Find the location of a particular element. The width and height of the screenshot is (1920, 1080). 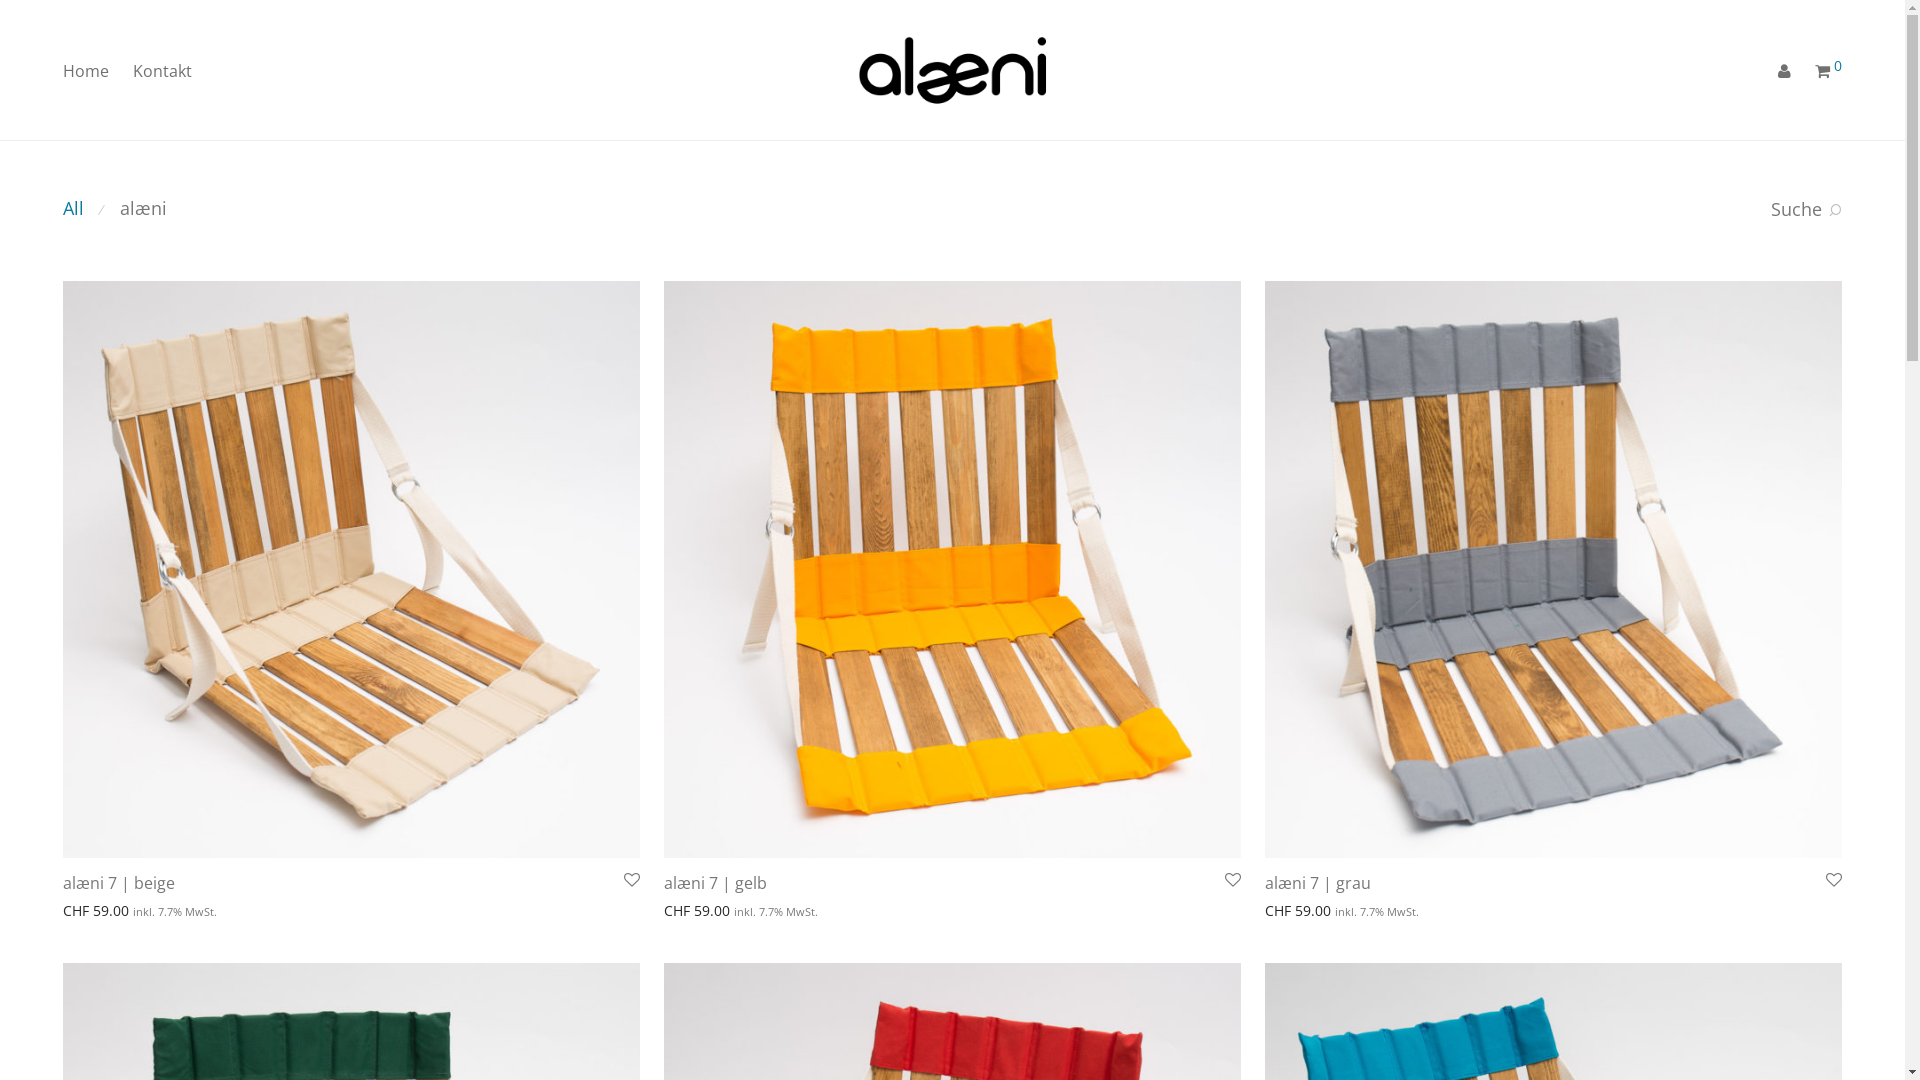

'0' is located at coordinates (1828, 70).